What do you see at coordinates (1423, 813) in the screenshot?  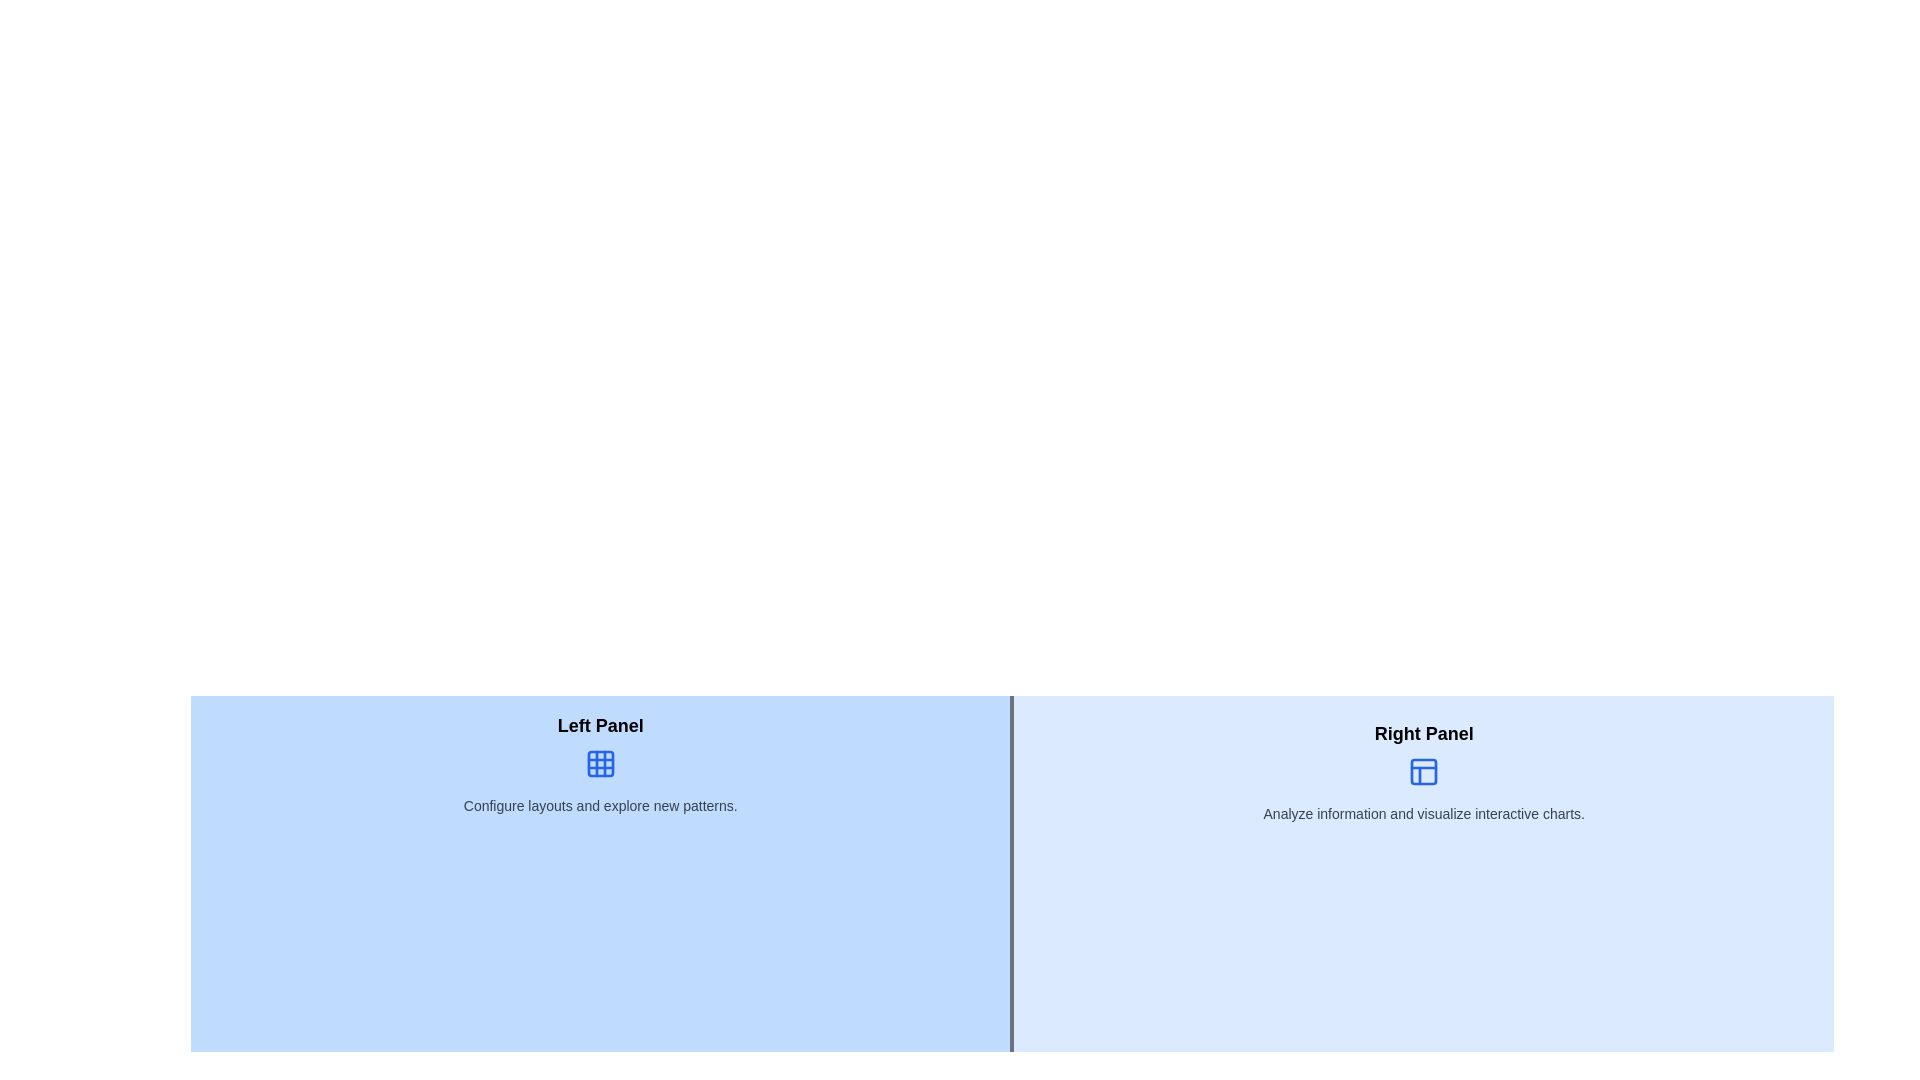 I see `text content from the descriptive label located in the 'Right Panel' section, positioned below the icon representing the panel under the title 'Right Panel'` at bounding box center [1423, 813].